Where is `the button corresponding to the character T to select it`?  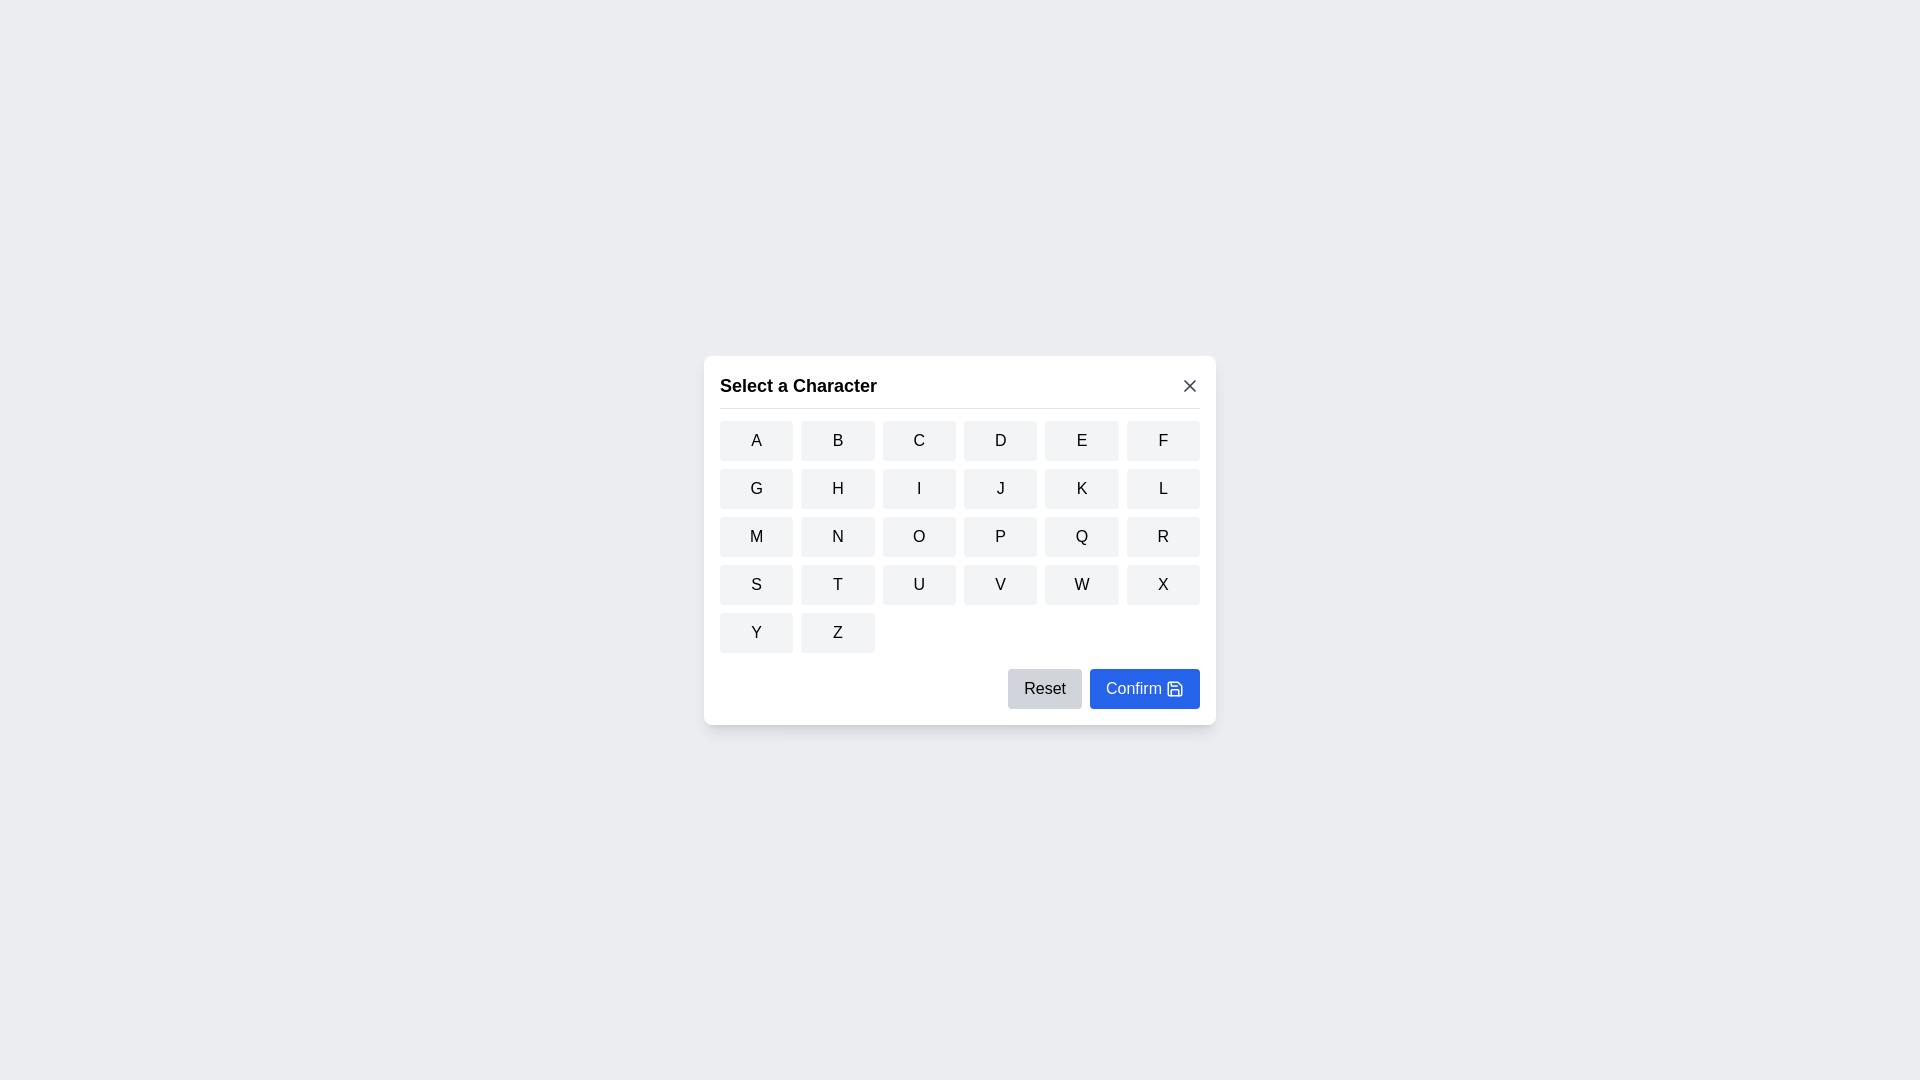 the button corresponding to the character T to select it is located at coordinates (838, 583).